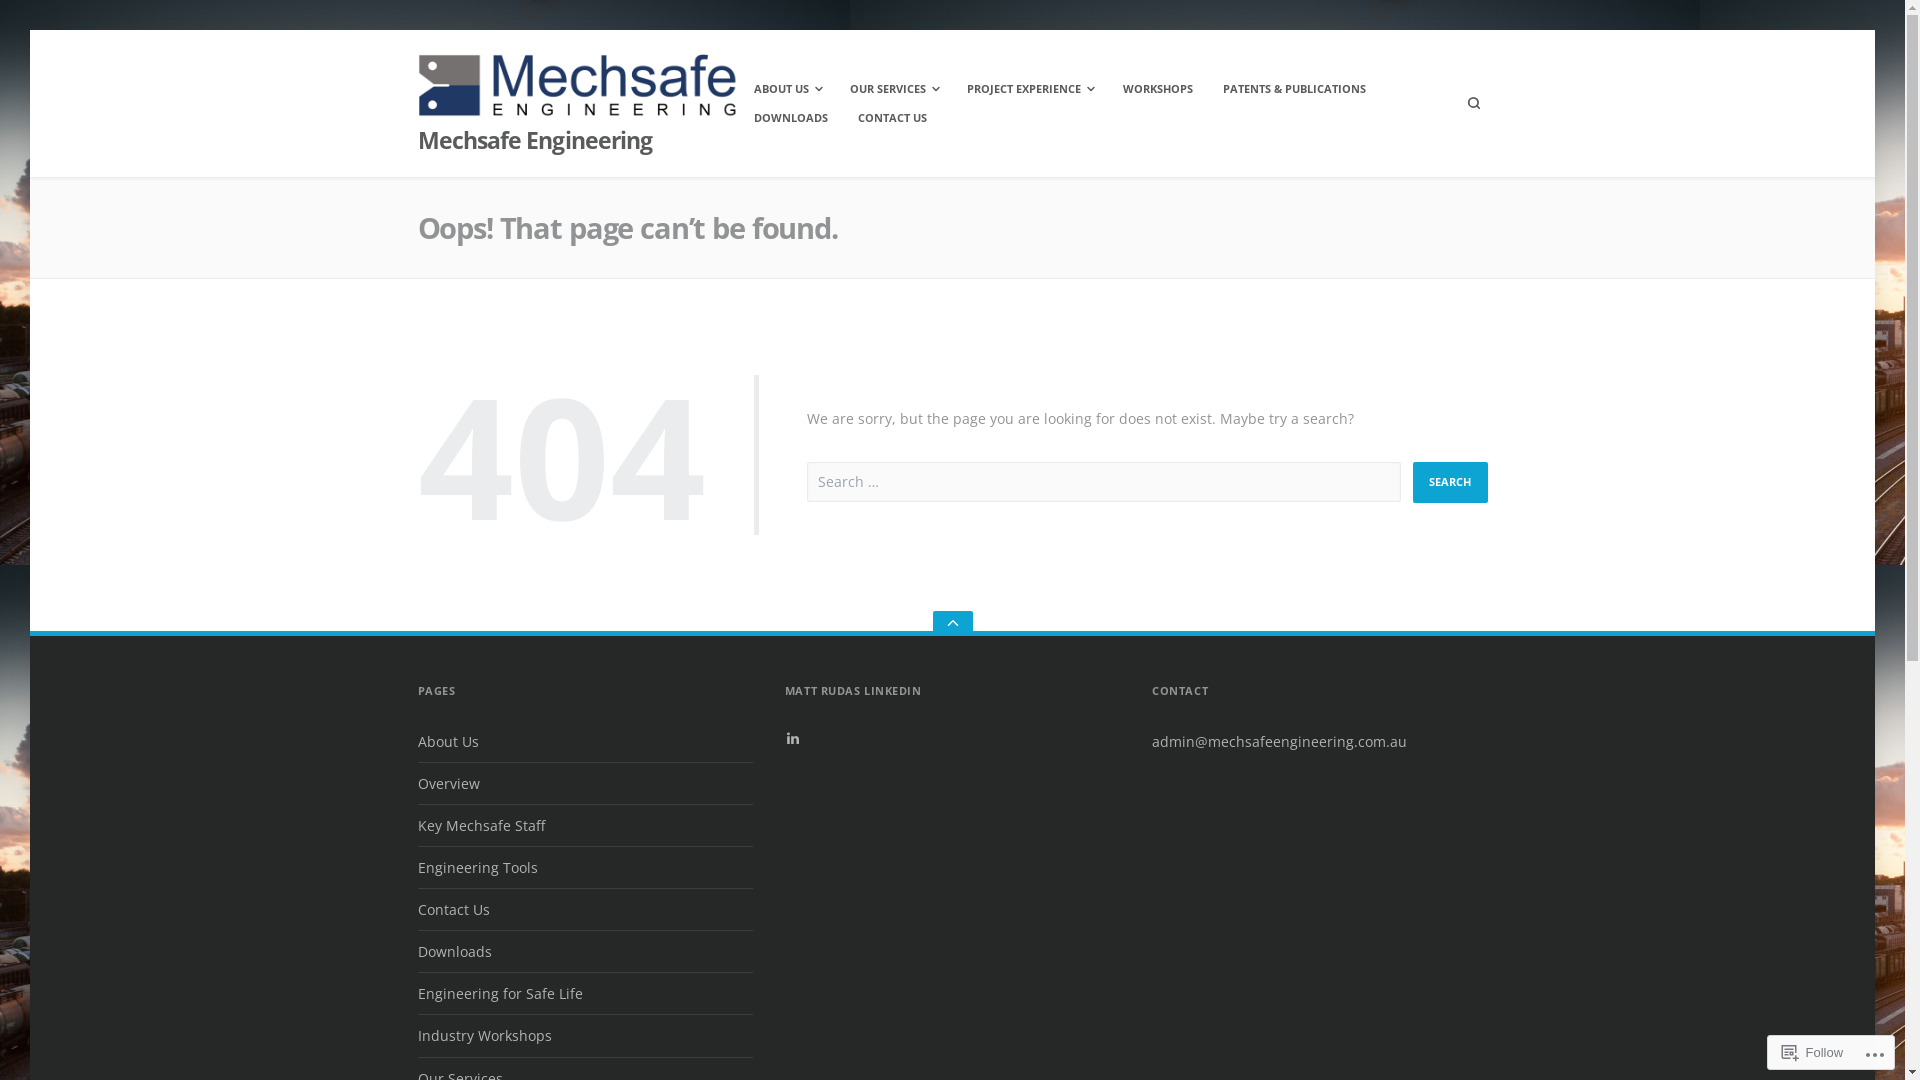 The height and width of the screenshot is (1080, 1920). I want to click on 'Search', so click(1449, 482).